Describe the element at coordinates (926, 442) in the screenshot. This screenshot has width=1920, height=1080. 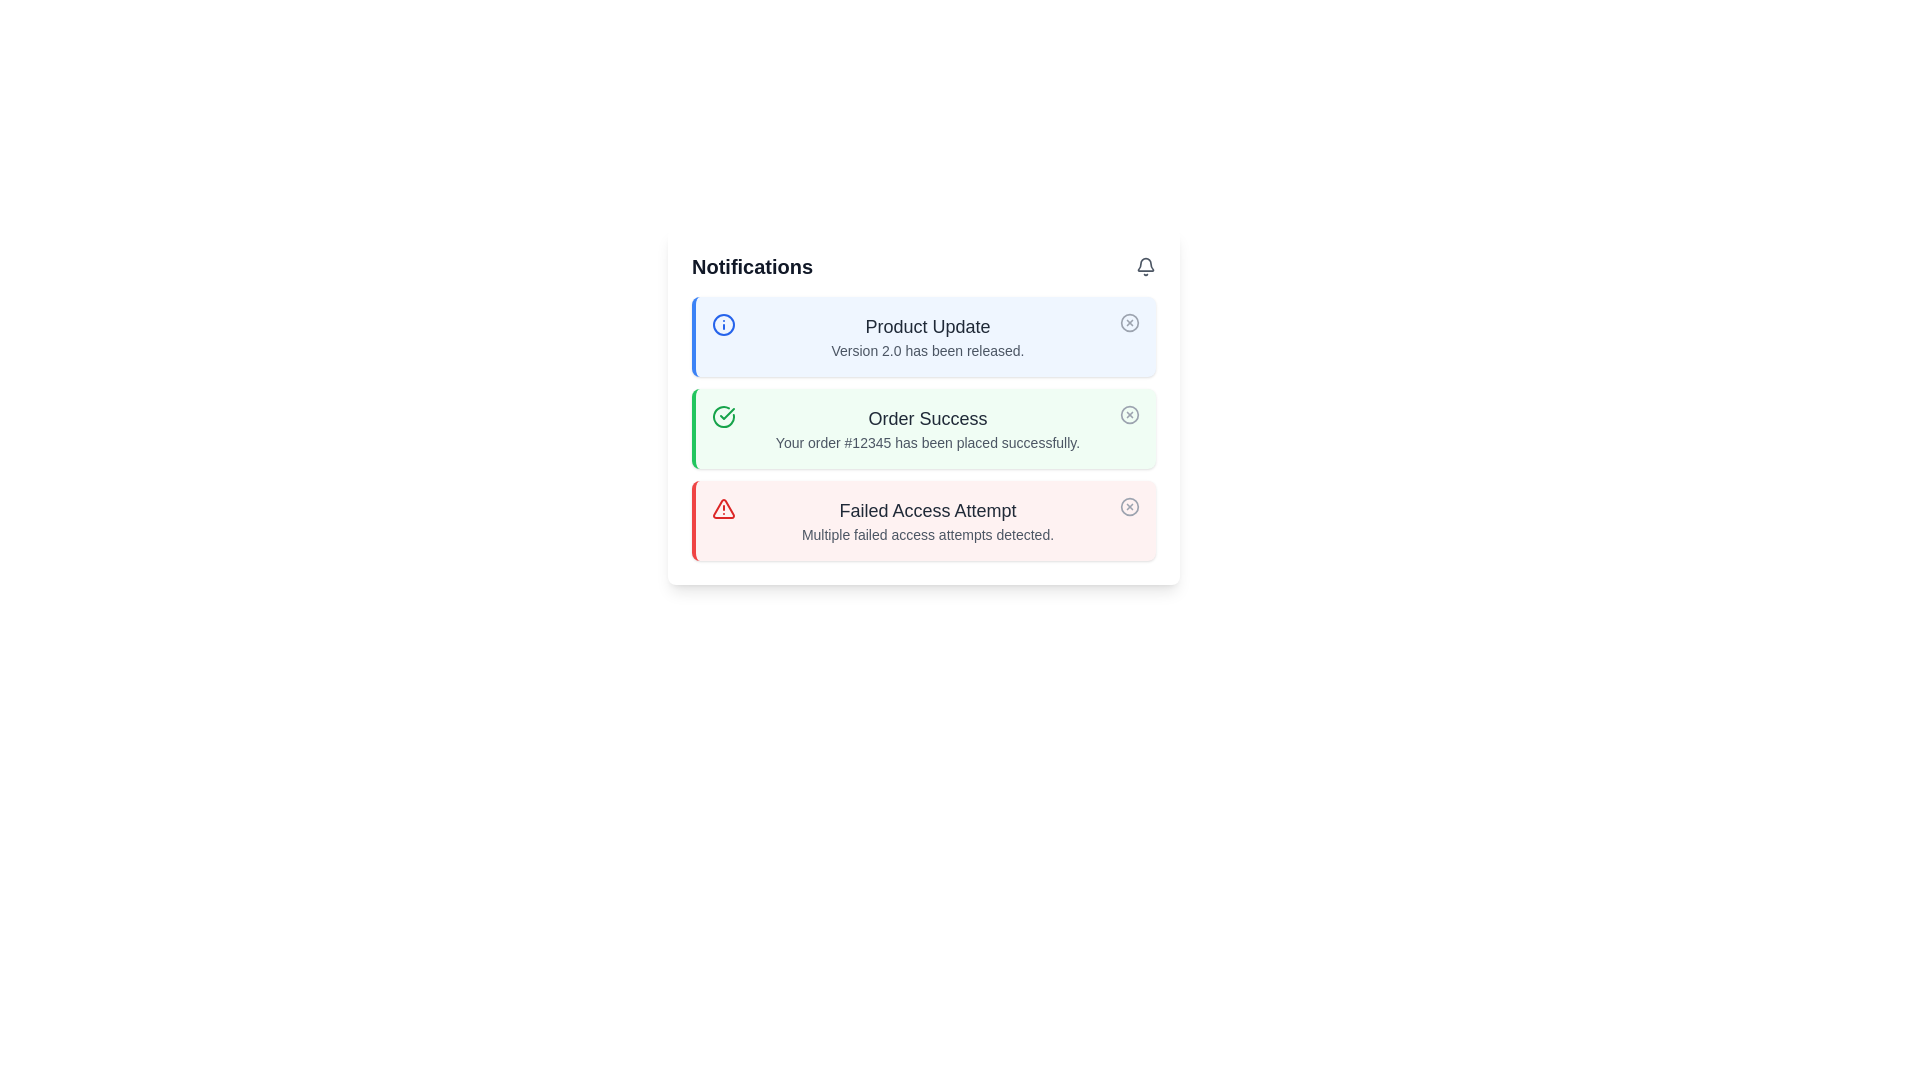
I see `the text label that reads 'Your order #12345 has been placed successfully.' within the green-themed notification box below the 'Order Success' title` at that location.